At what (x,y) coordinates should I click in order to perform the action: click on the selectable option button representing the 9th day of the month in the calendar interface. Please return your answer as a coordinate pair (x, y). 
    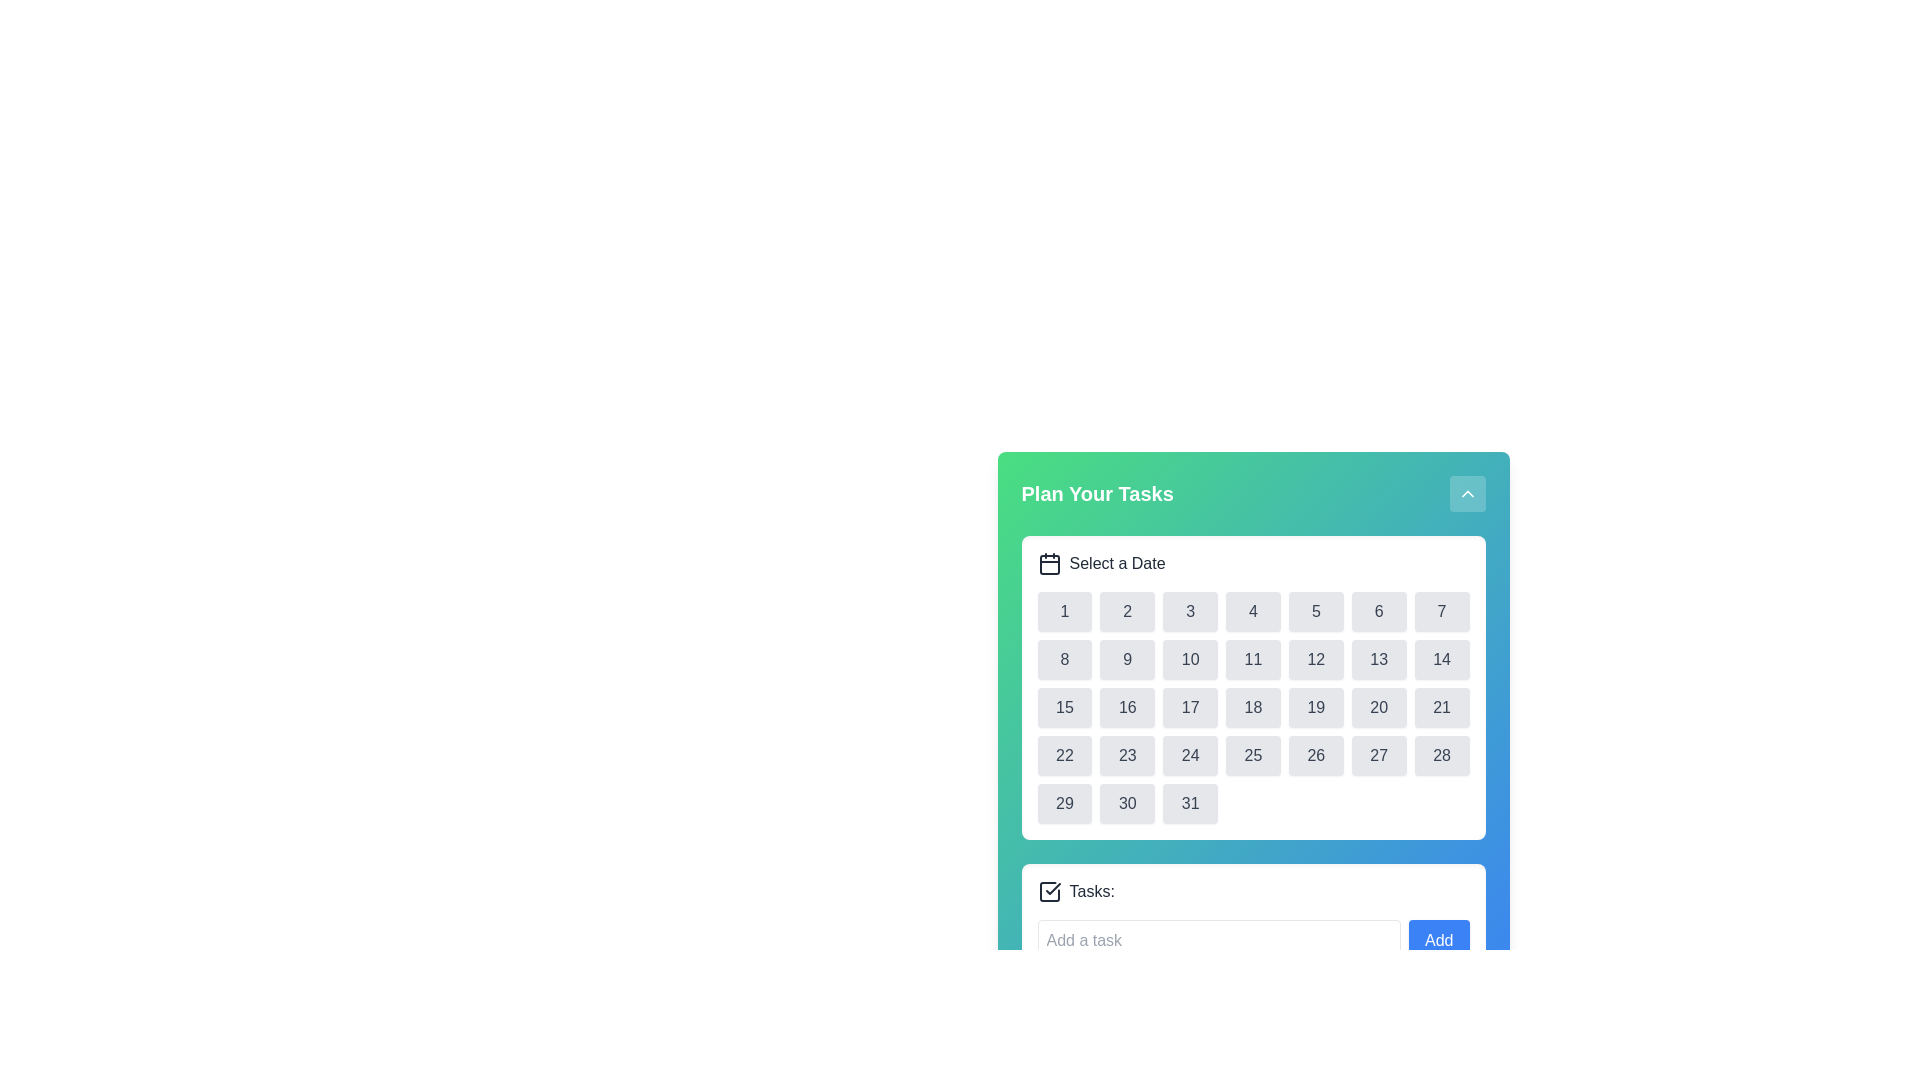
    Looking at the image, I should click on (1127, 659).